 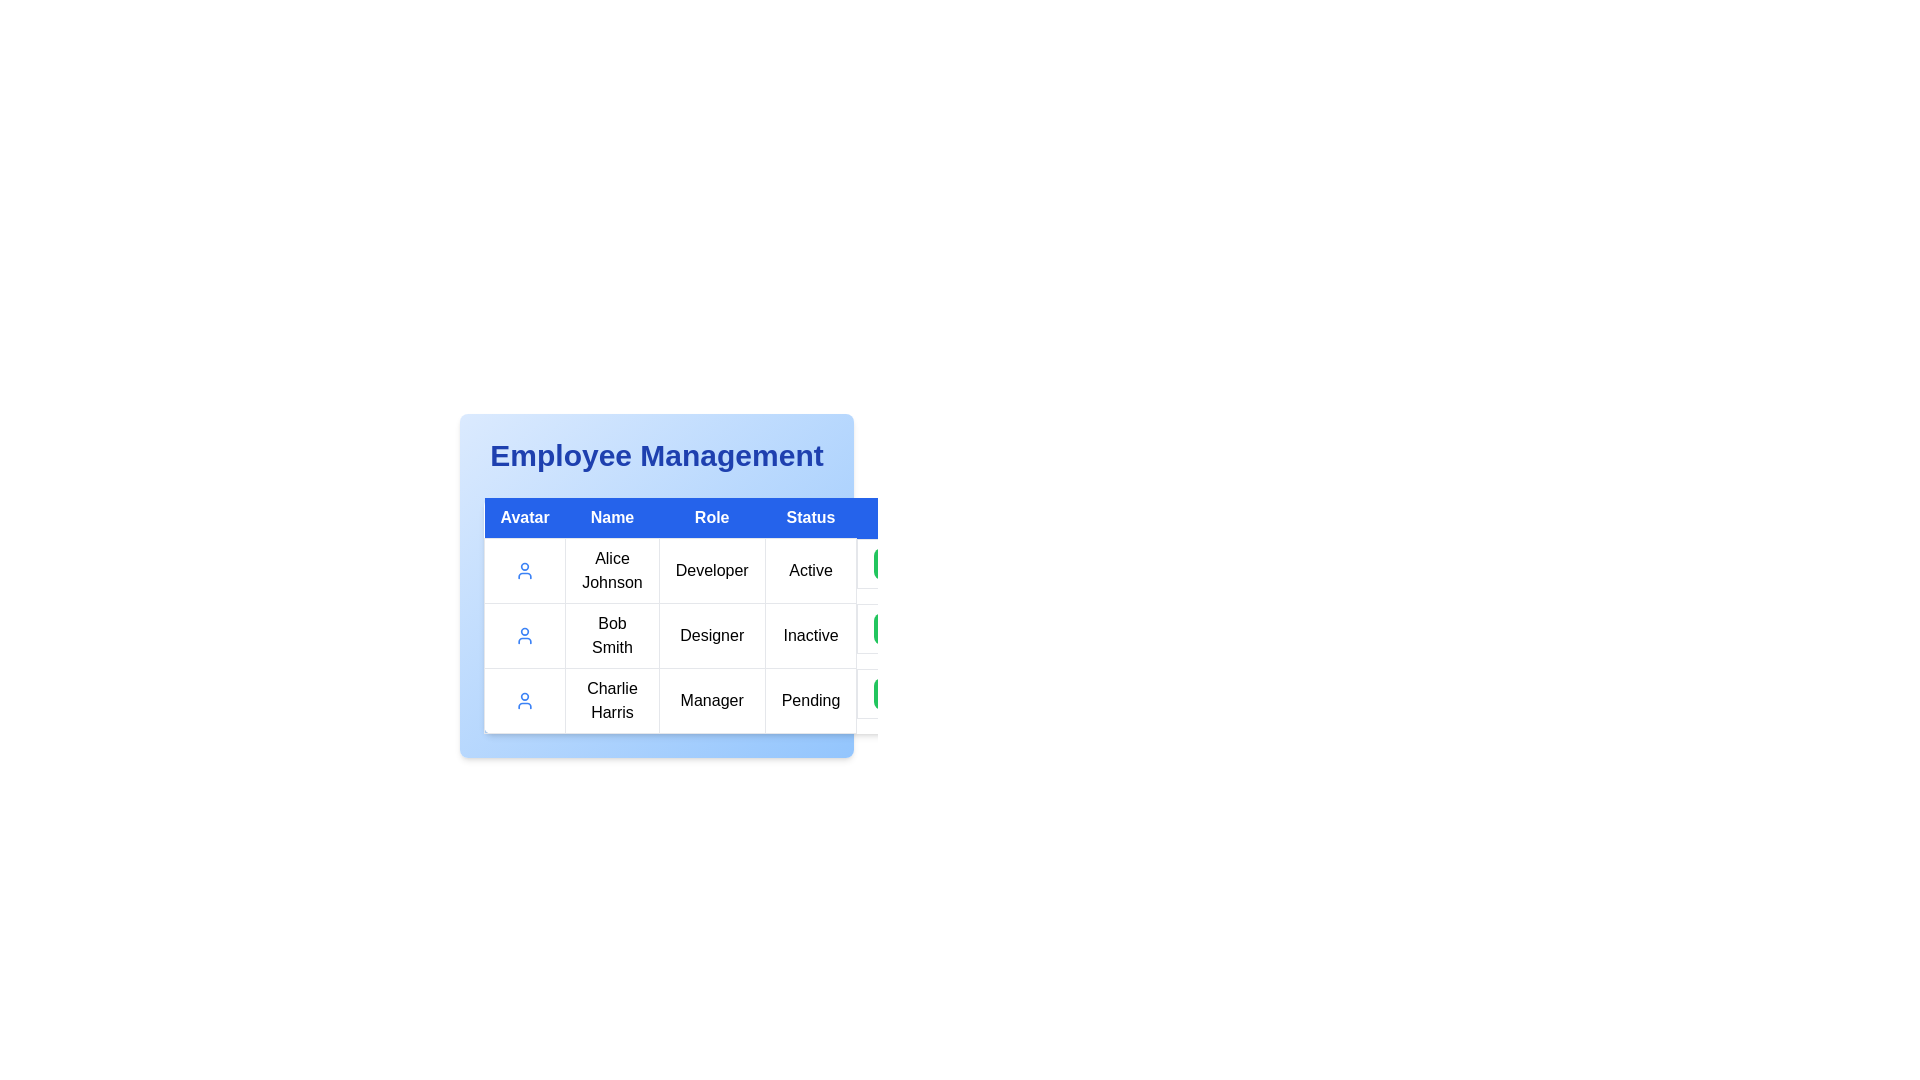 I want to click on the non-interactive text label indicating the role of 'Bob Smith' in the table, located in the third column of the second row under the 'Role' header, so click(x=712, y=636).